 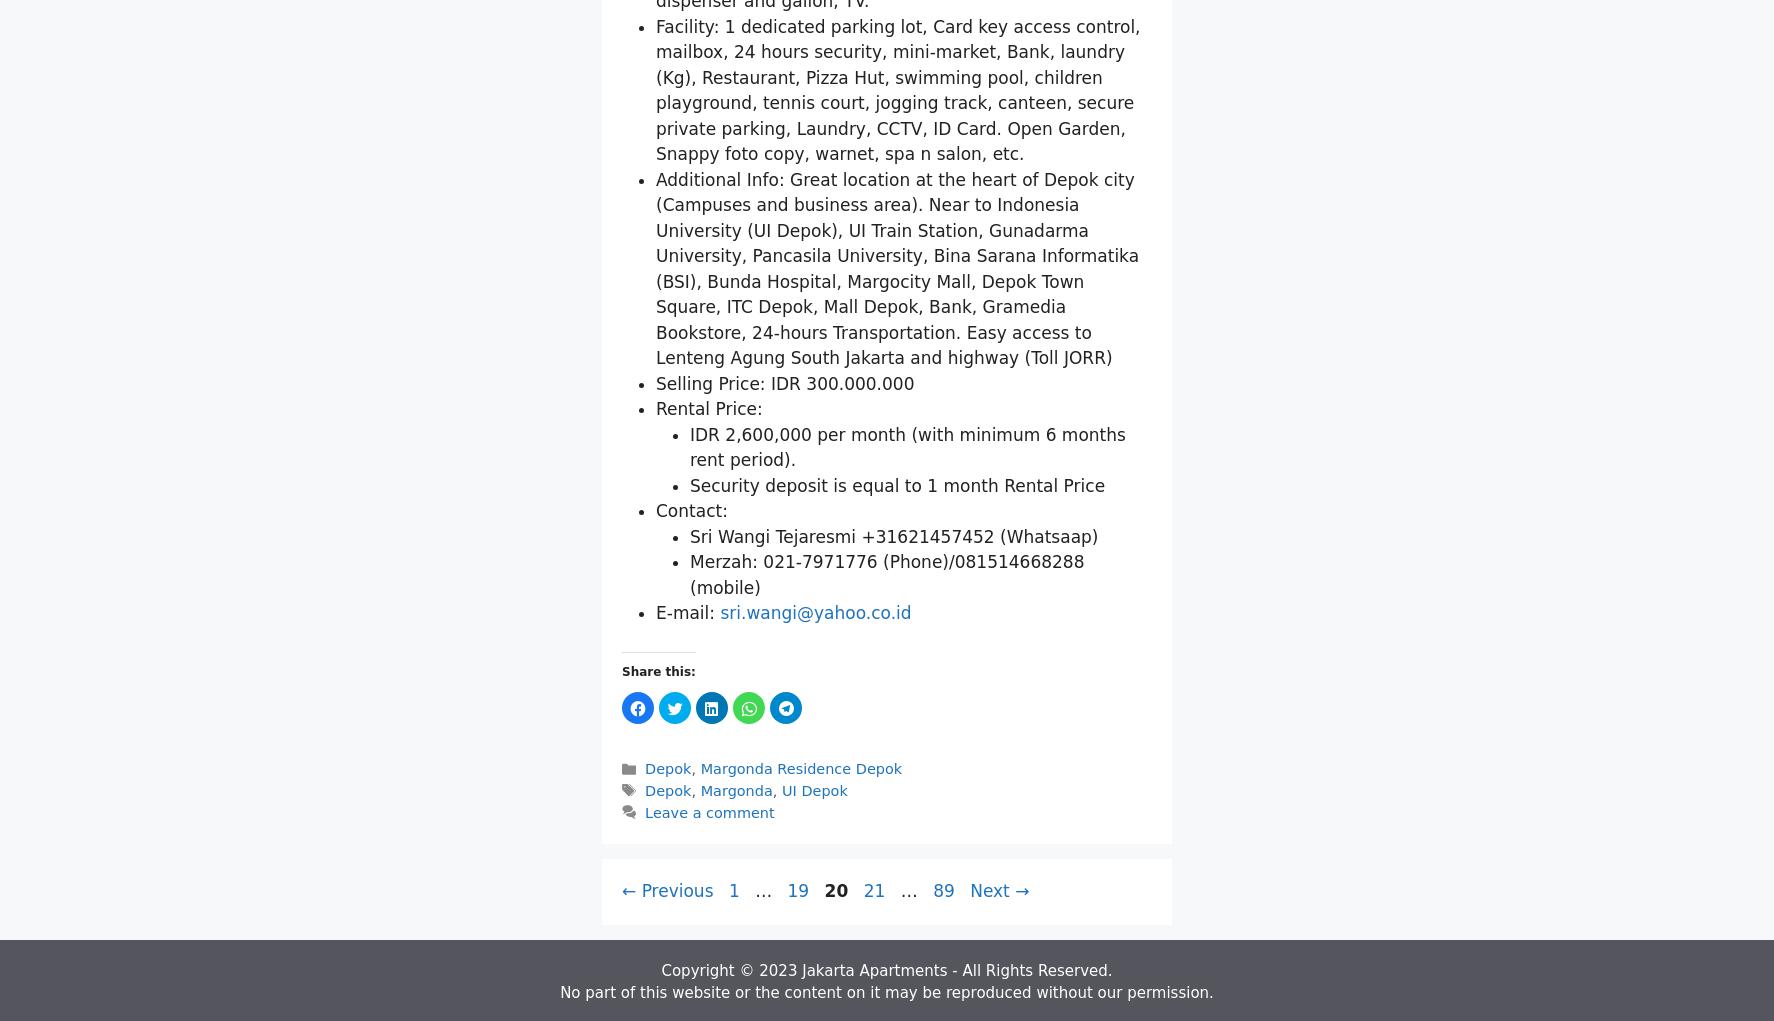 What do you see at coordinates (815, 846) in the screenshot?
I see `'sri.wangi@yahoo.co.id'` at bounding box center [815, 846].